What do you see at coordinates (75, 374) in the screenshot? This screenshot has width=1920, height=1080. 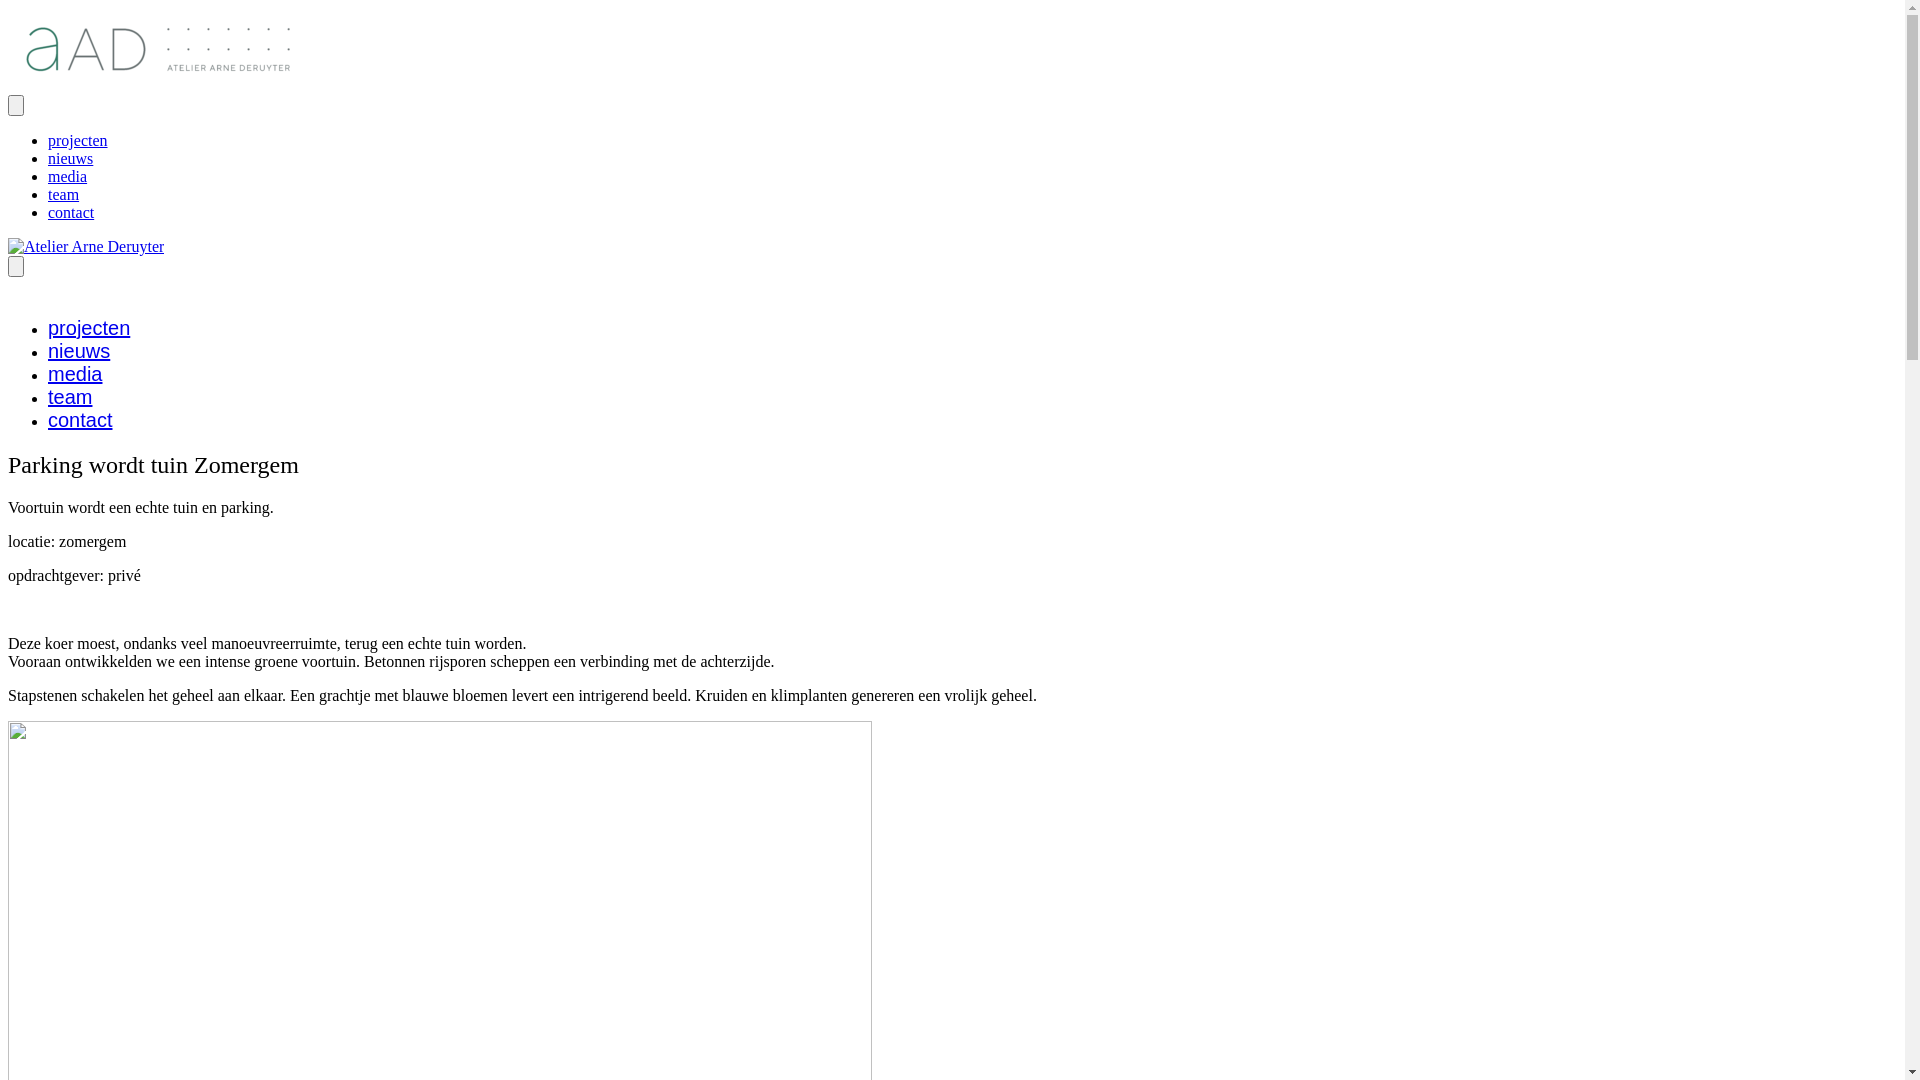 I see `'media'` at bounding box center [75, 374].